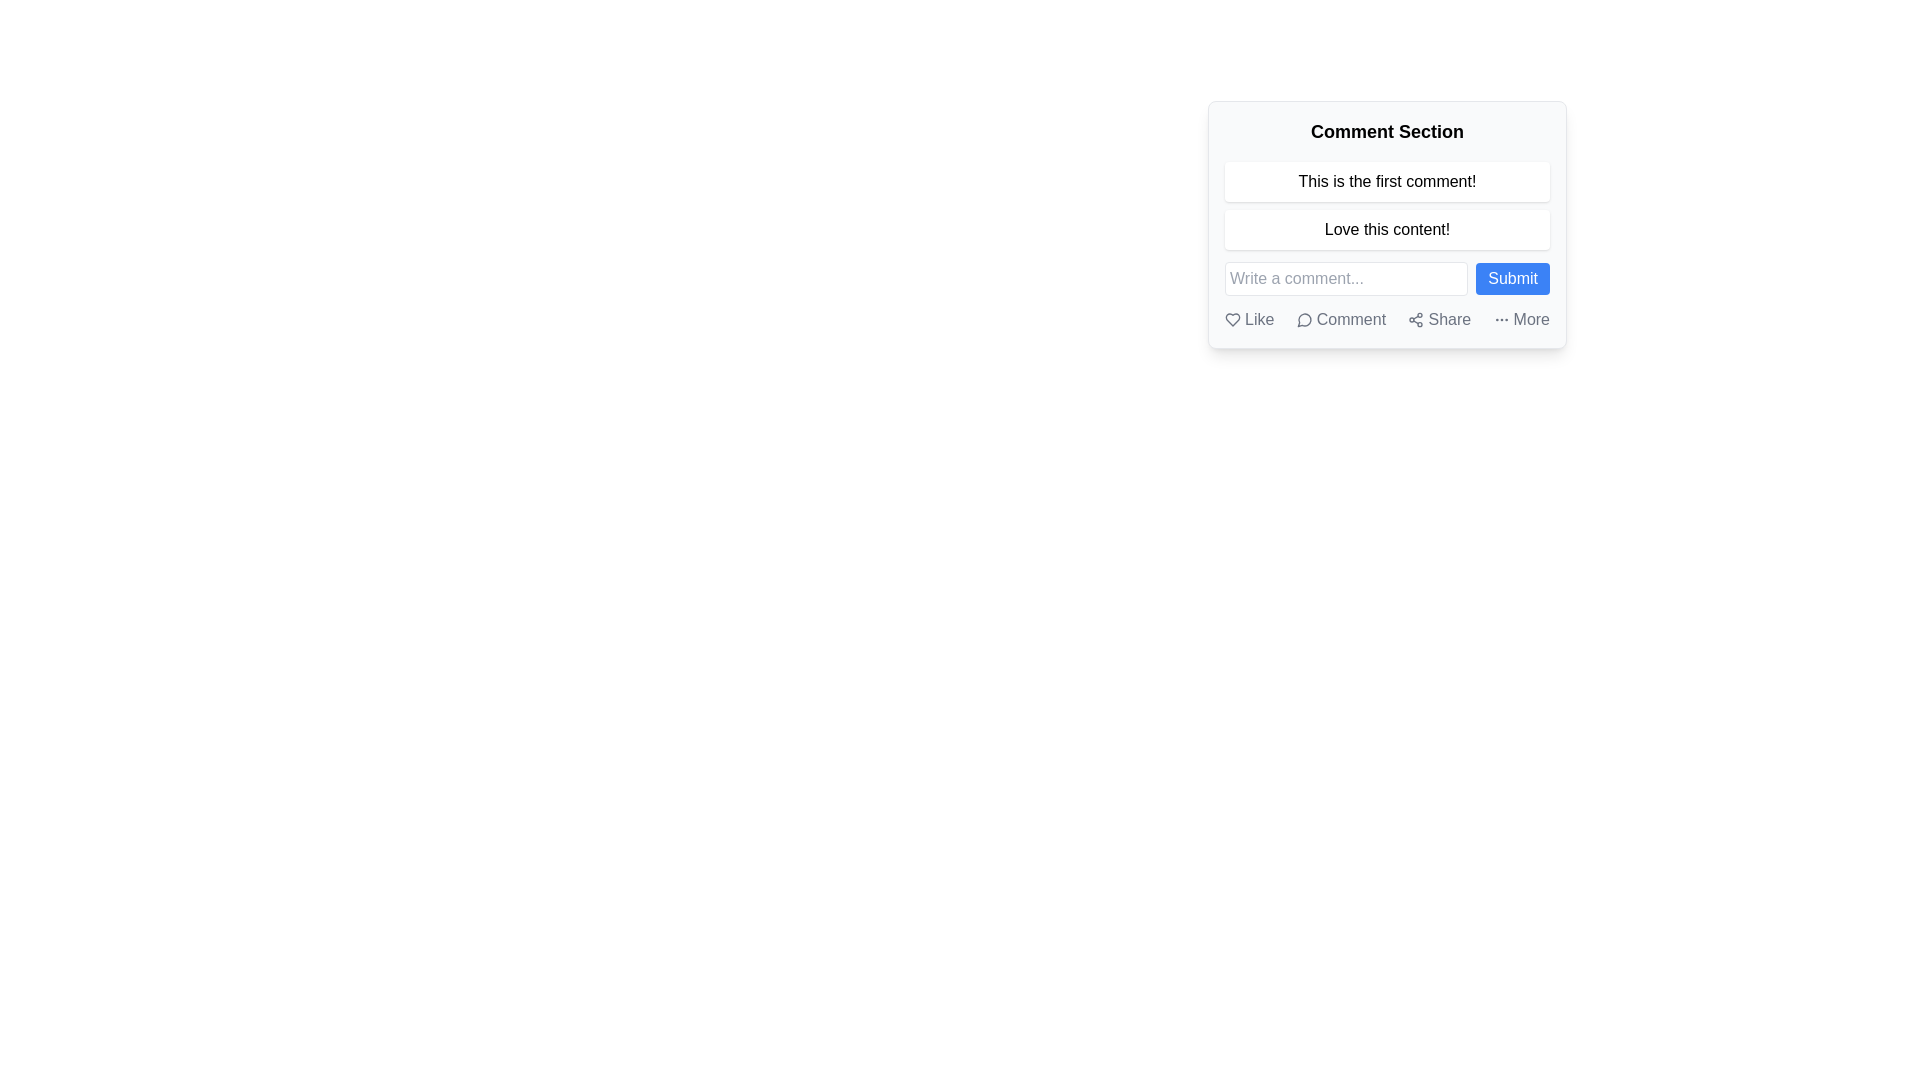 The image size is (1920, 1080). What do you see at coordinates (1520, 319) in the screenshot?
I see `the fourth button in the horizontal action bar below the comment section` at bounding box center [1520, 319].